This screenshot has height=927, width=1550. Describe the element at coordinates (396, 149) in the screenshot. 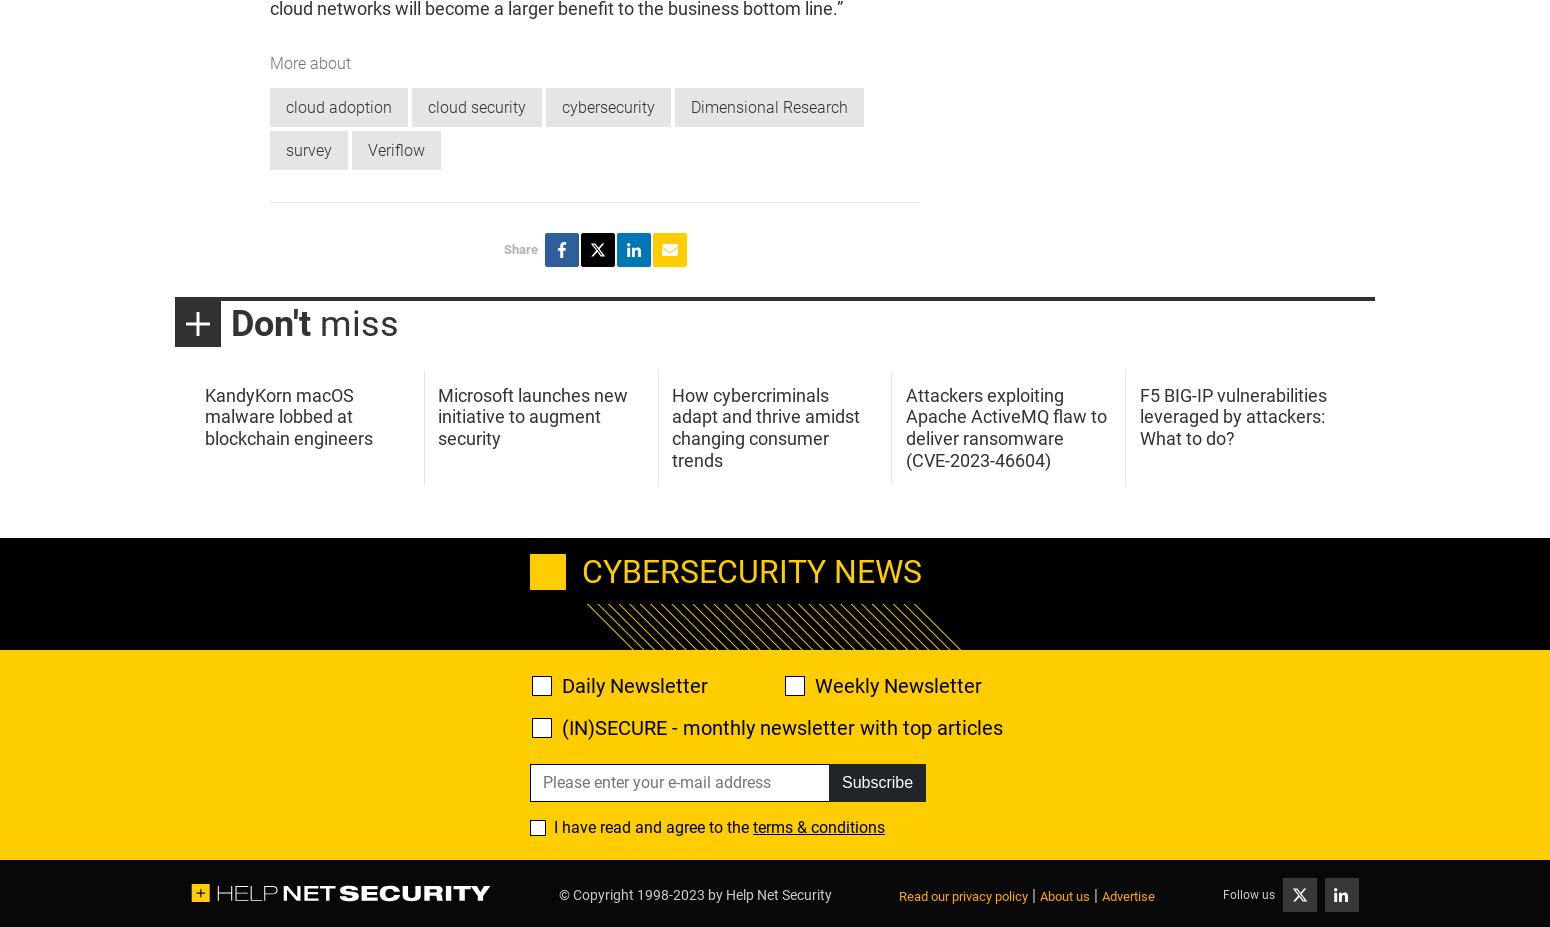

I see `'Veriflow'` at that location.